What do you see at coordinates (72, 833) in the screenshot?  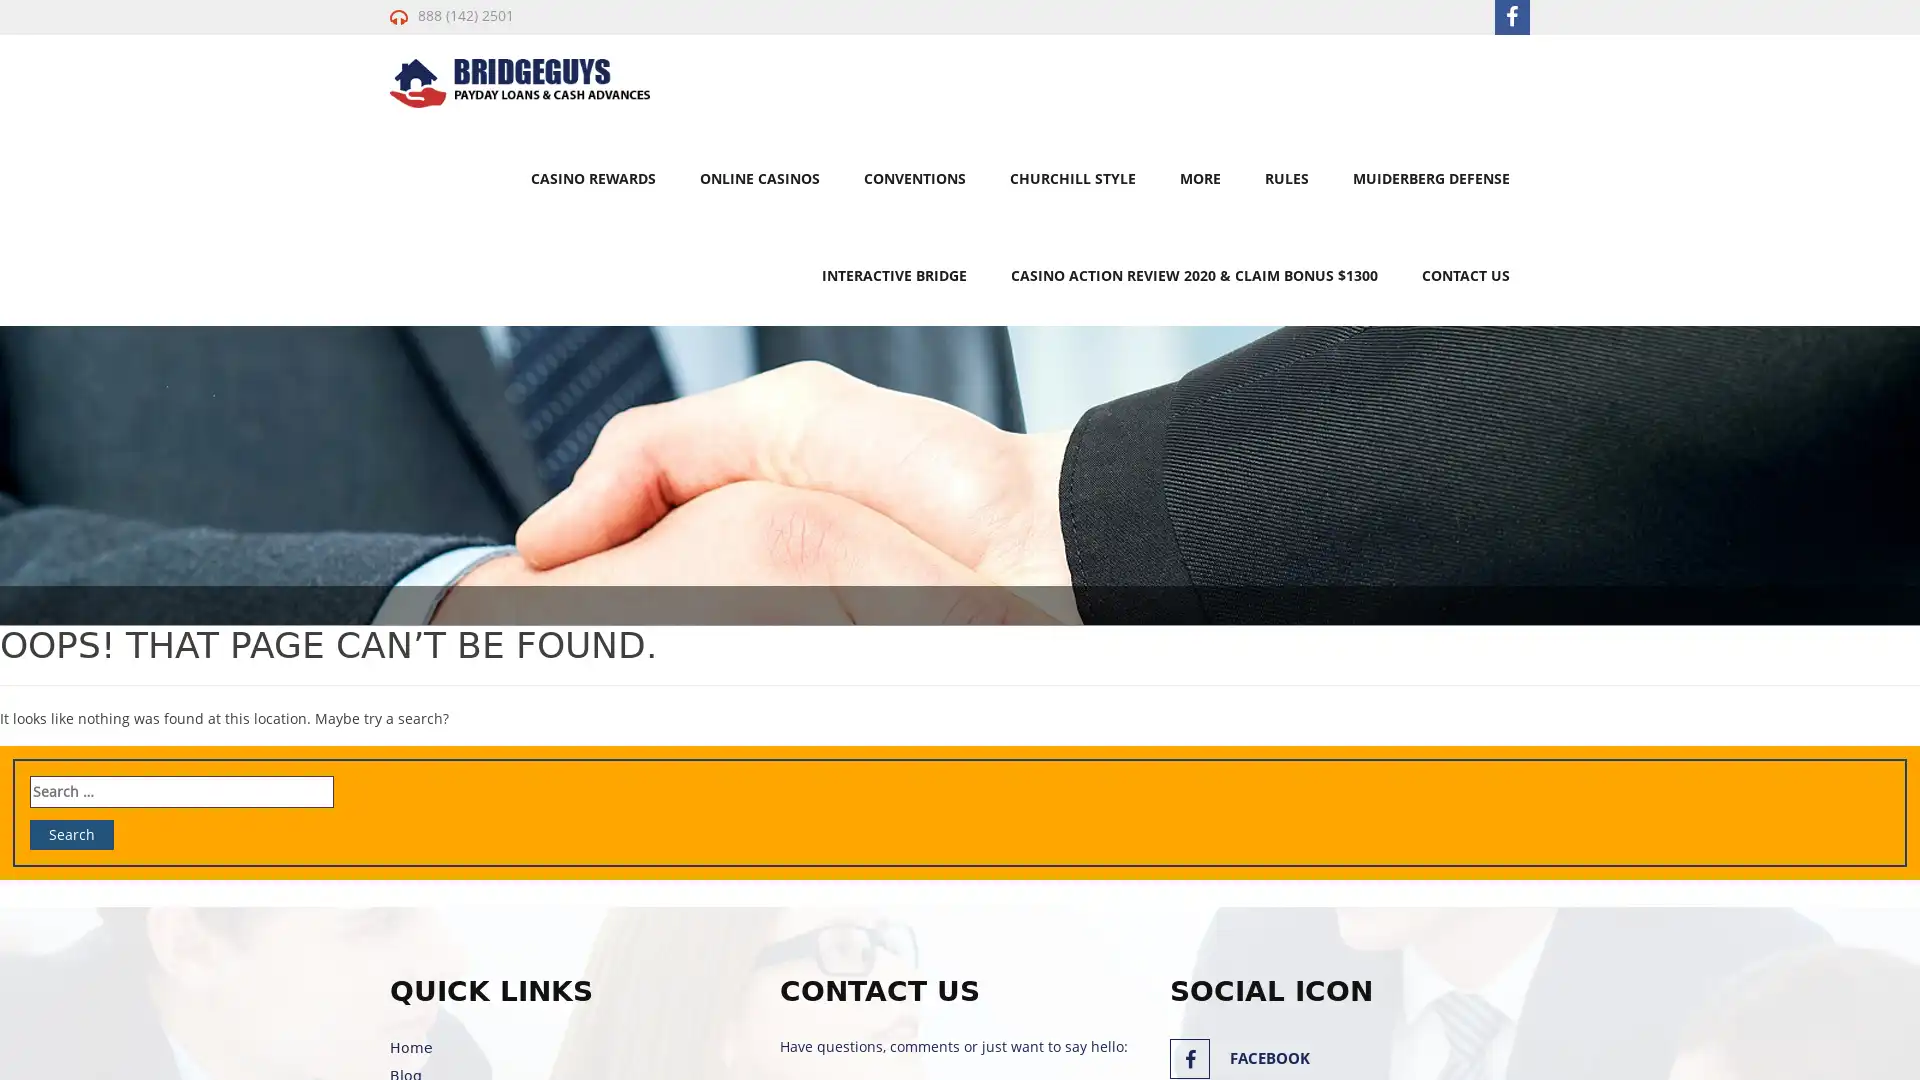 I see `Search` at bounding box center [72, 833].